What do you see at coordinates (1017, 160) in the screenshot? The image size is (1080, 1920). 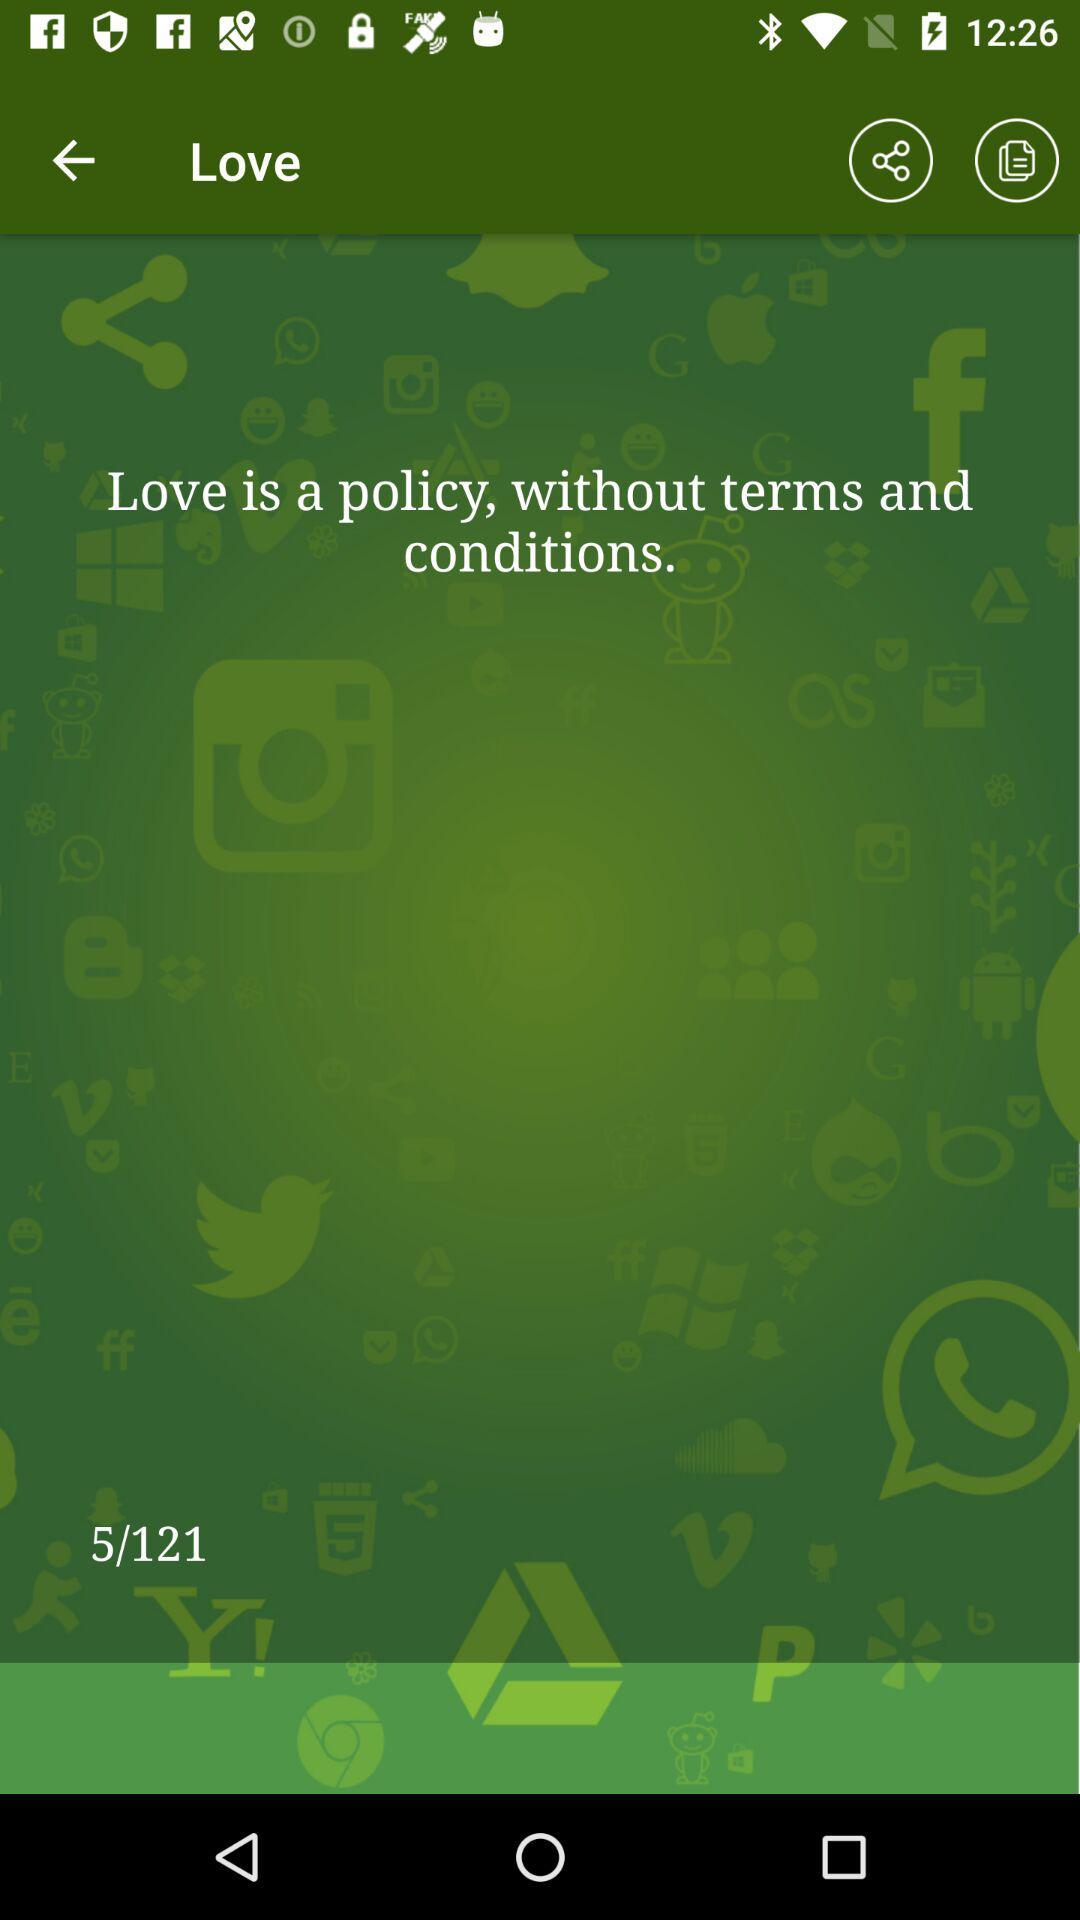 I see `advances to the next page` at bounding box center [1017, 160].